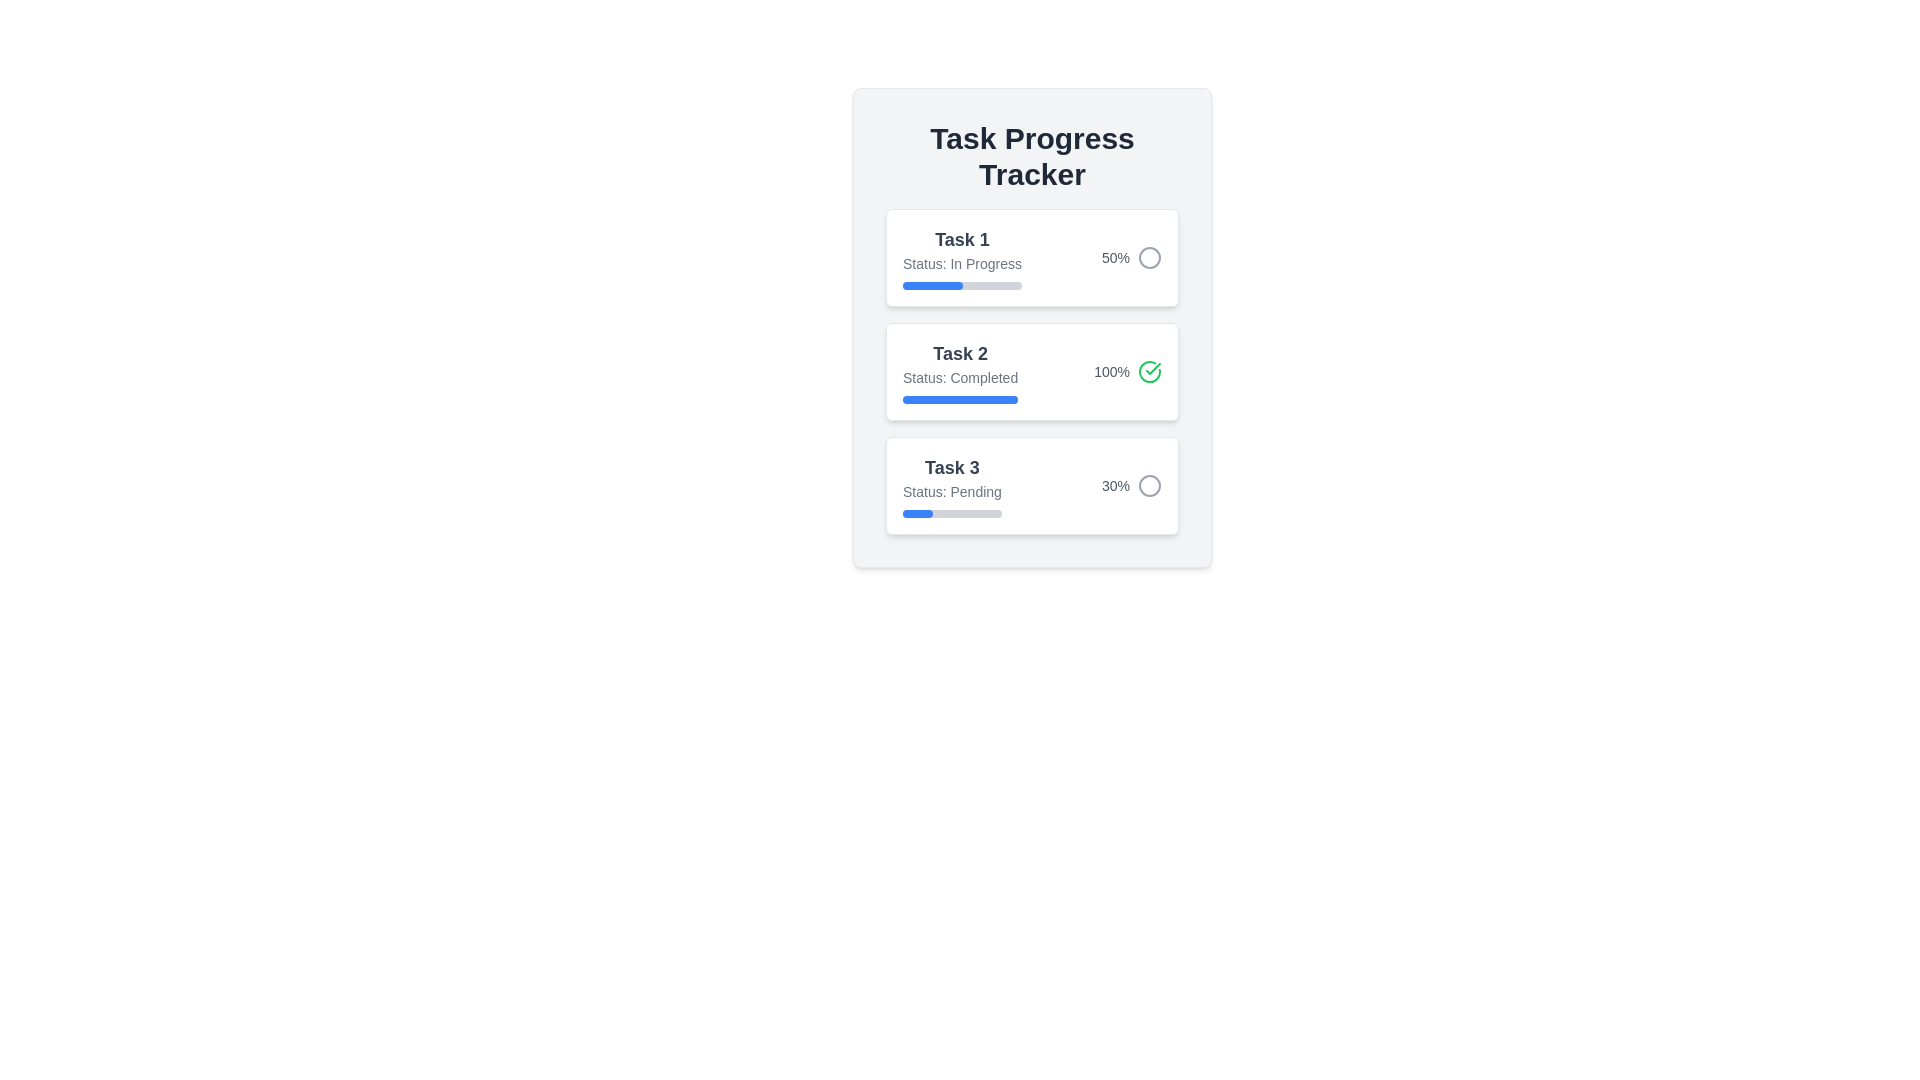 The image size is (1920, 1080). What do you see at coordinates (1132, 257) in the screenshot?
I see `the progress percentage text '50%' with the adjacent decorative circle icon located in the top-right corner of the 'Task 1' box in the 'Task Progress Tracker'` at bounding box center [1132, 257].